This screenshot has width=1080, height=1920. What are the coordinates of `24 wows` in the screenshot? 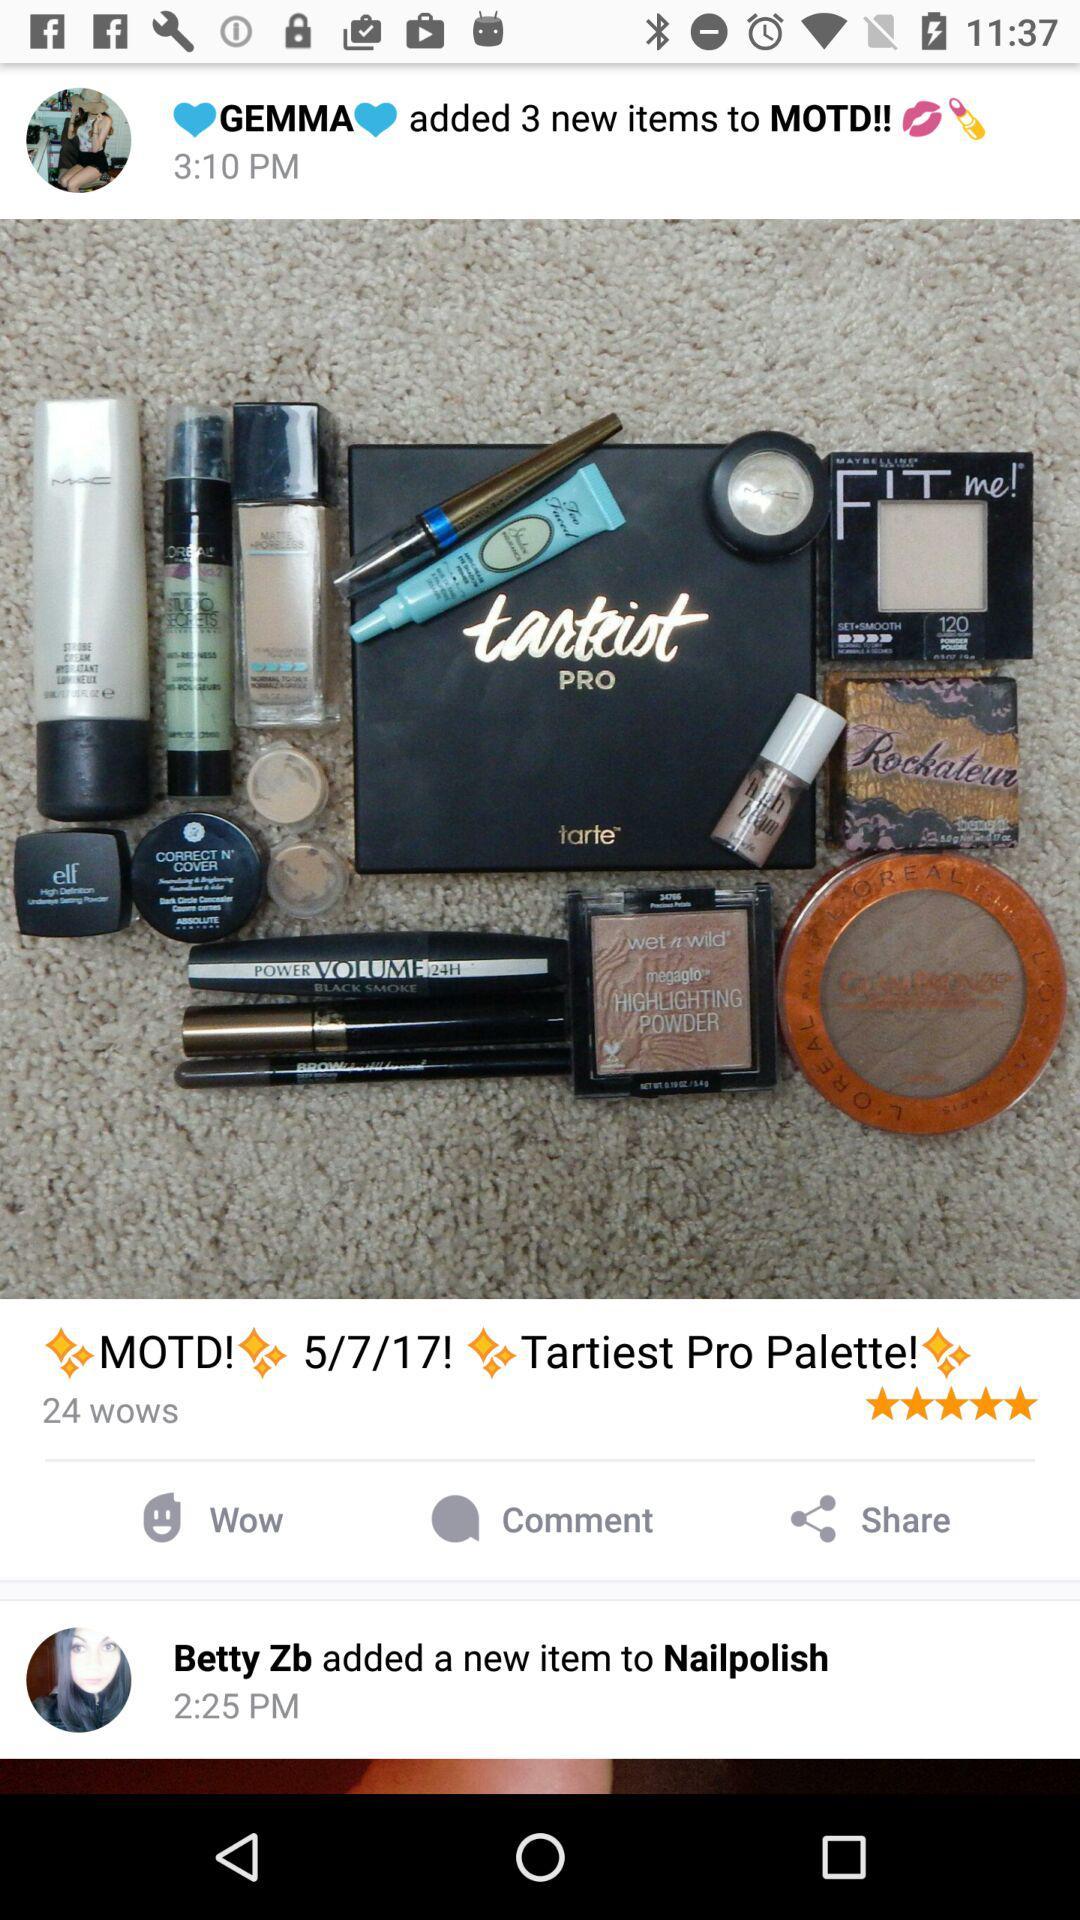 It's located at (110, 1408).